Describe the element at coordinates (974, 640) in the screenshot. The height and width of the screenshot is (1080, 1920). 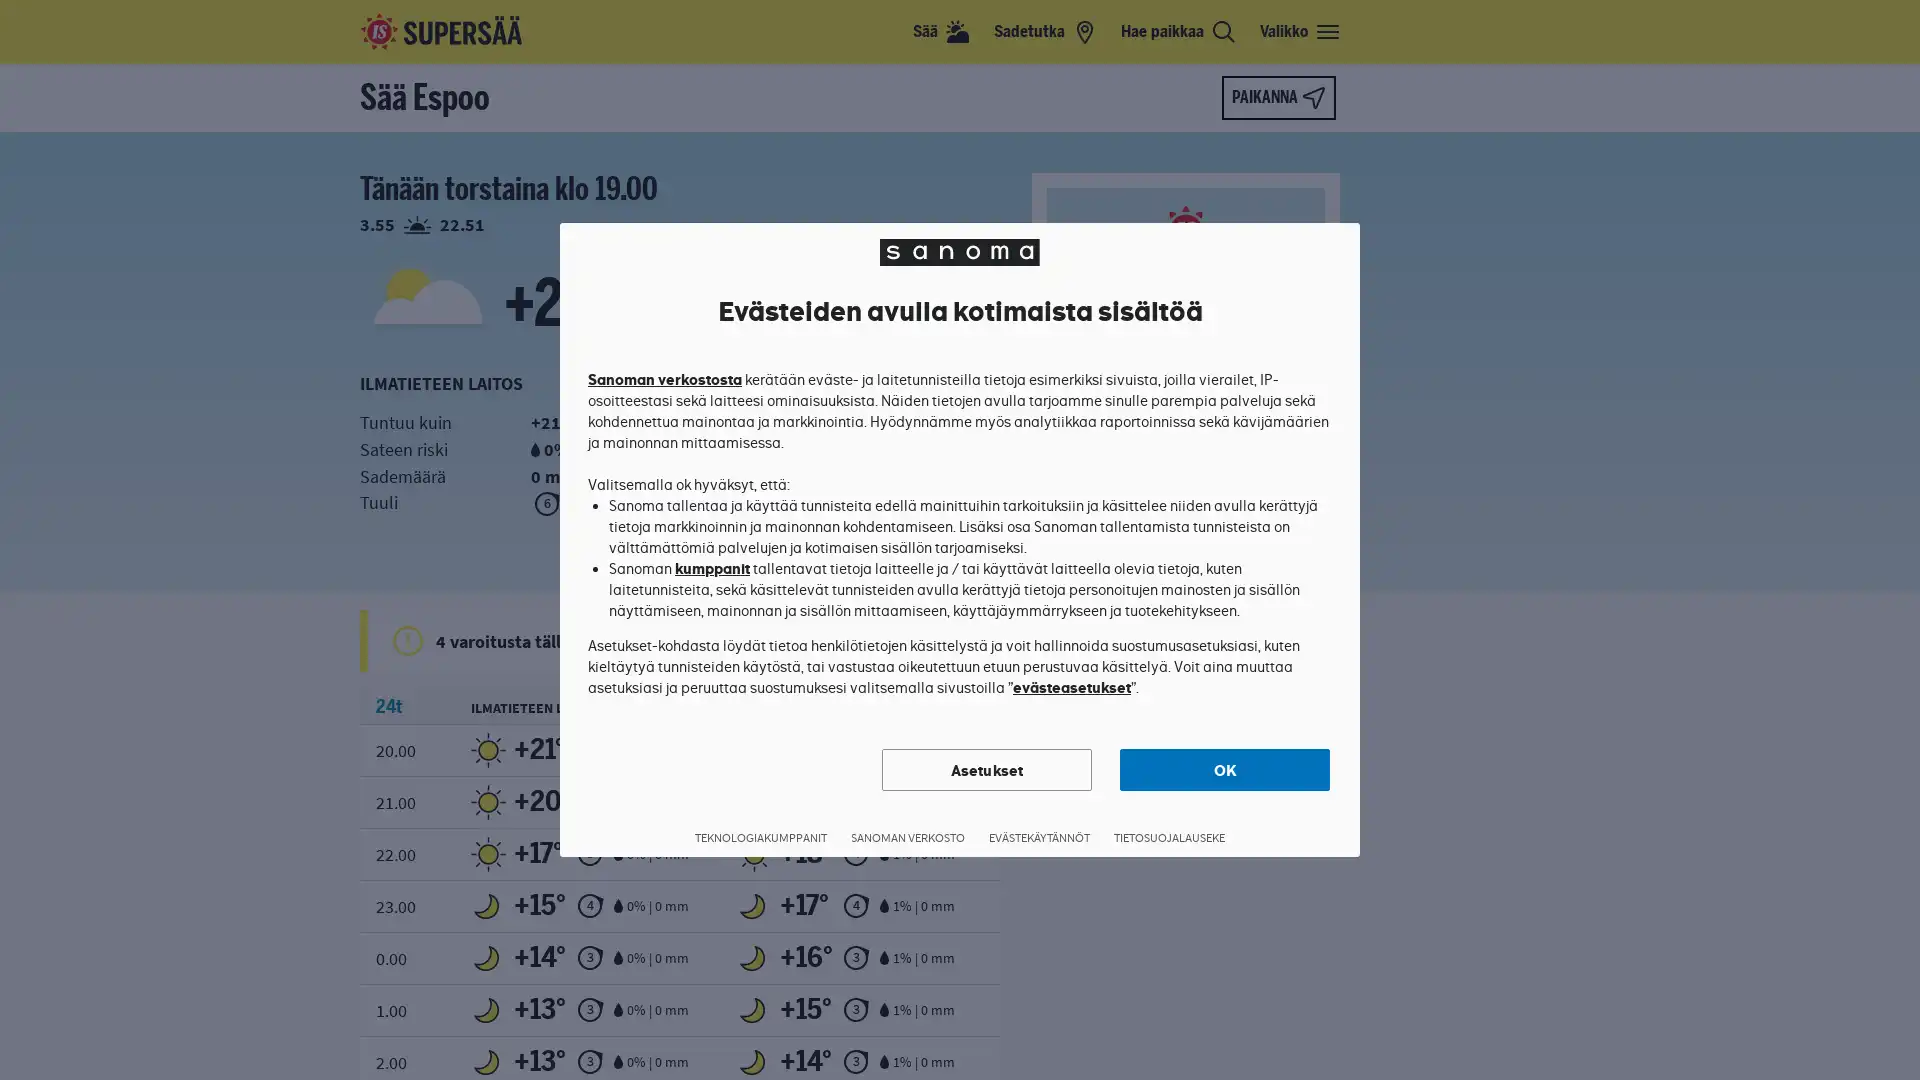
I see `Nayta kaikki varoitukset` at that location.